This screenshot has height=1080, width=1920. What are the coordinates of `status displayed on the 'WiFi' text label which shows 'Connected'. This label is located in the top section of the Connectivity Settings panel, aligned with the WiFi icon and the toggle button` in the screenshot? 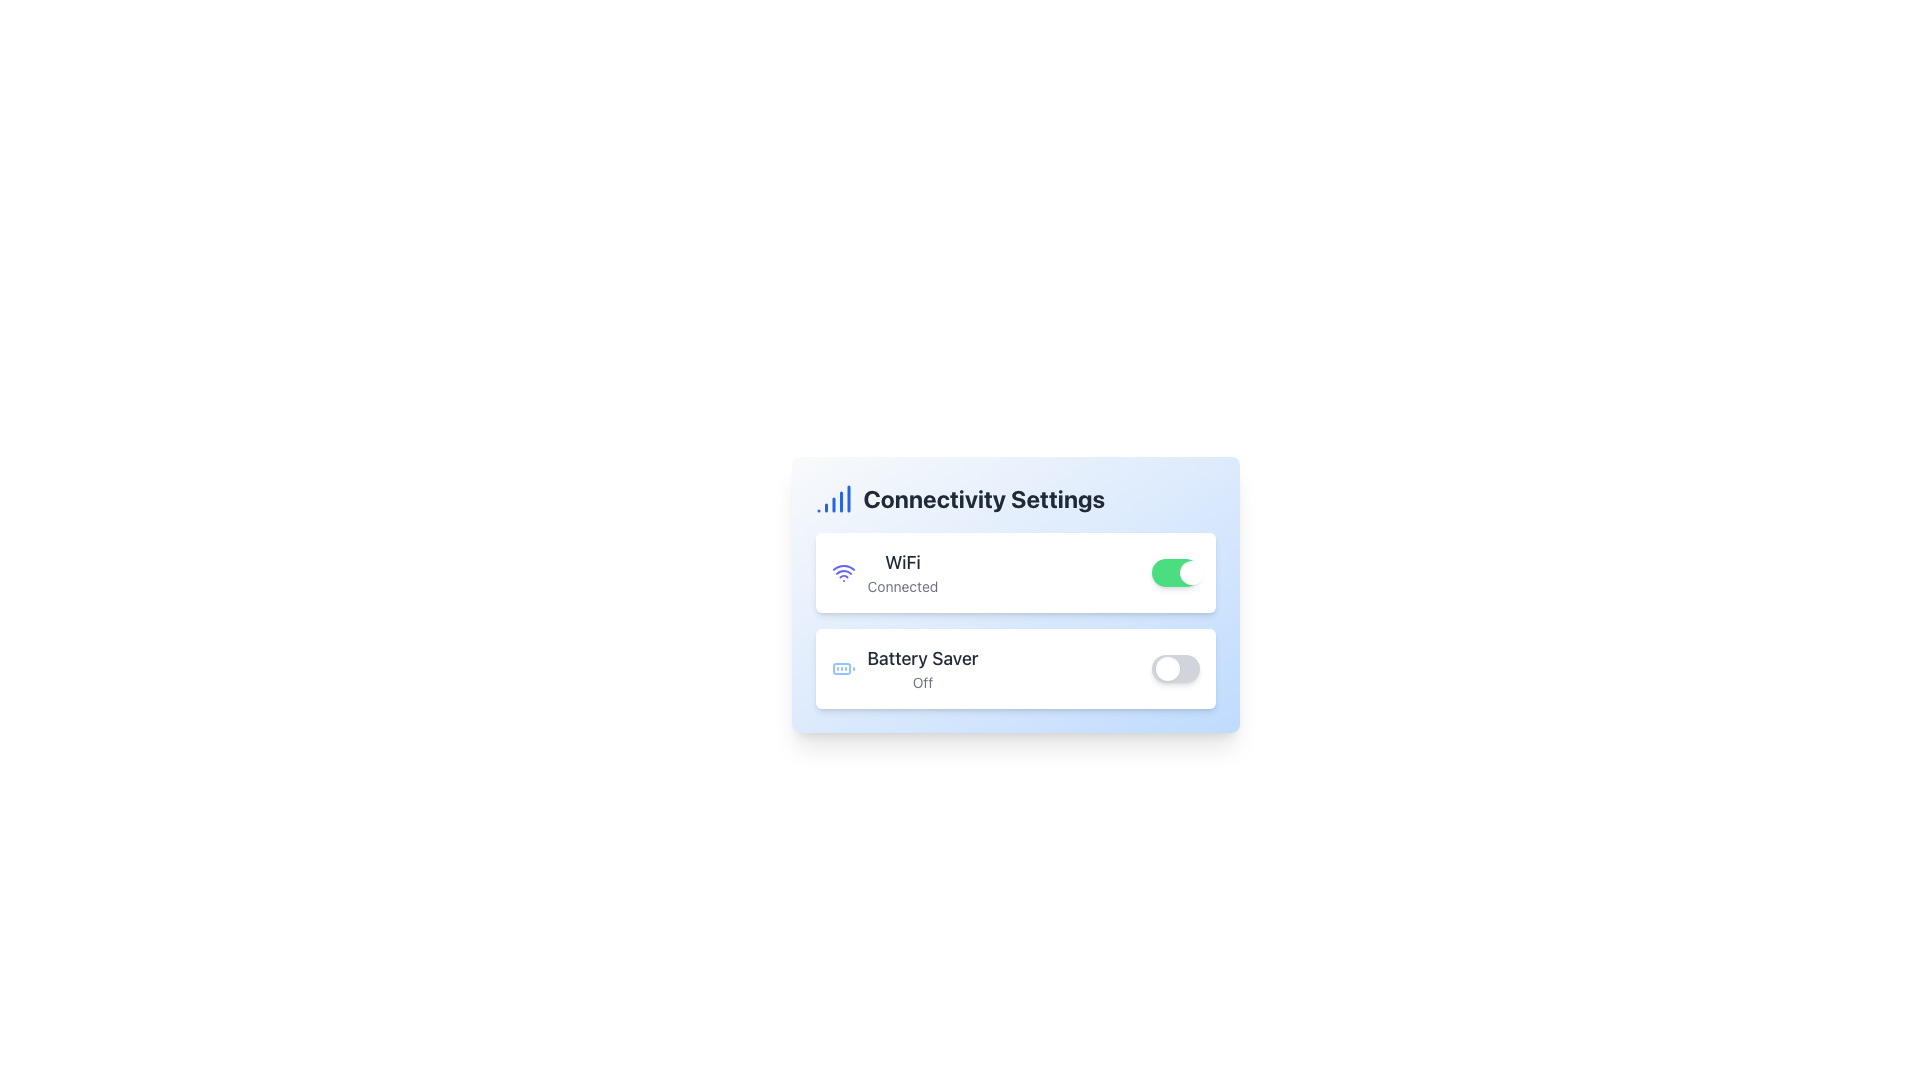 It's located at (901, 573).